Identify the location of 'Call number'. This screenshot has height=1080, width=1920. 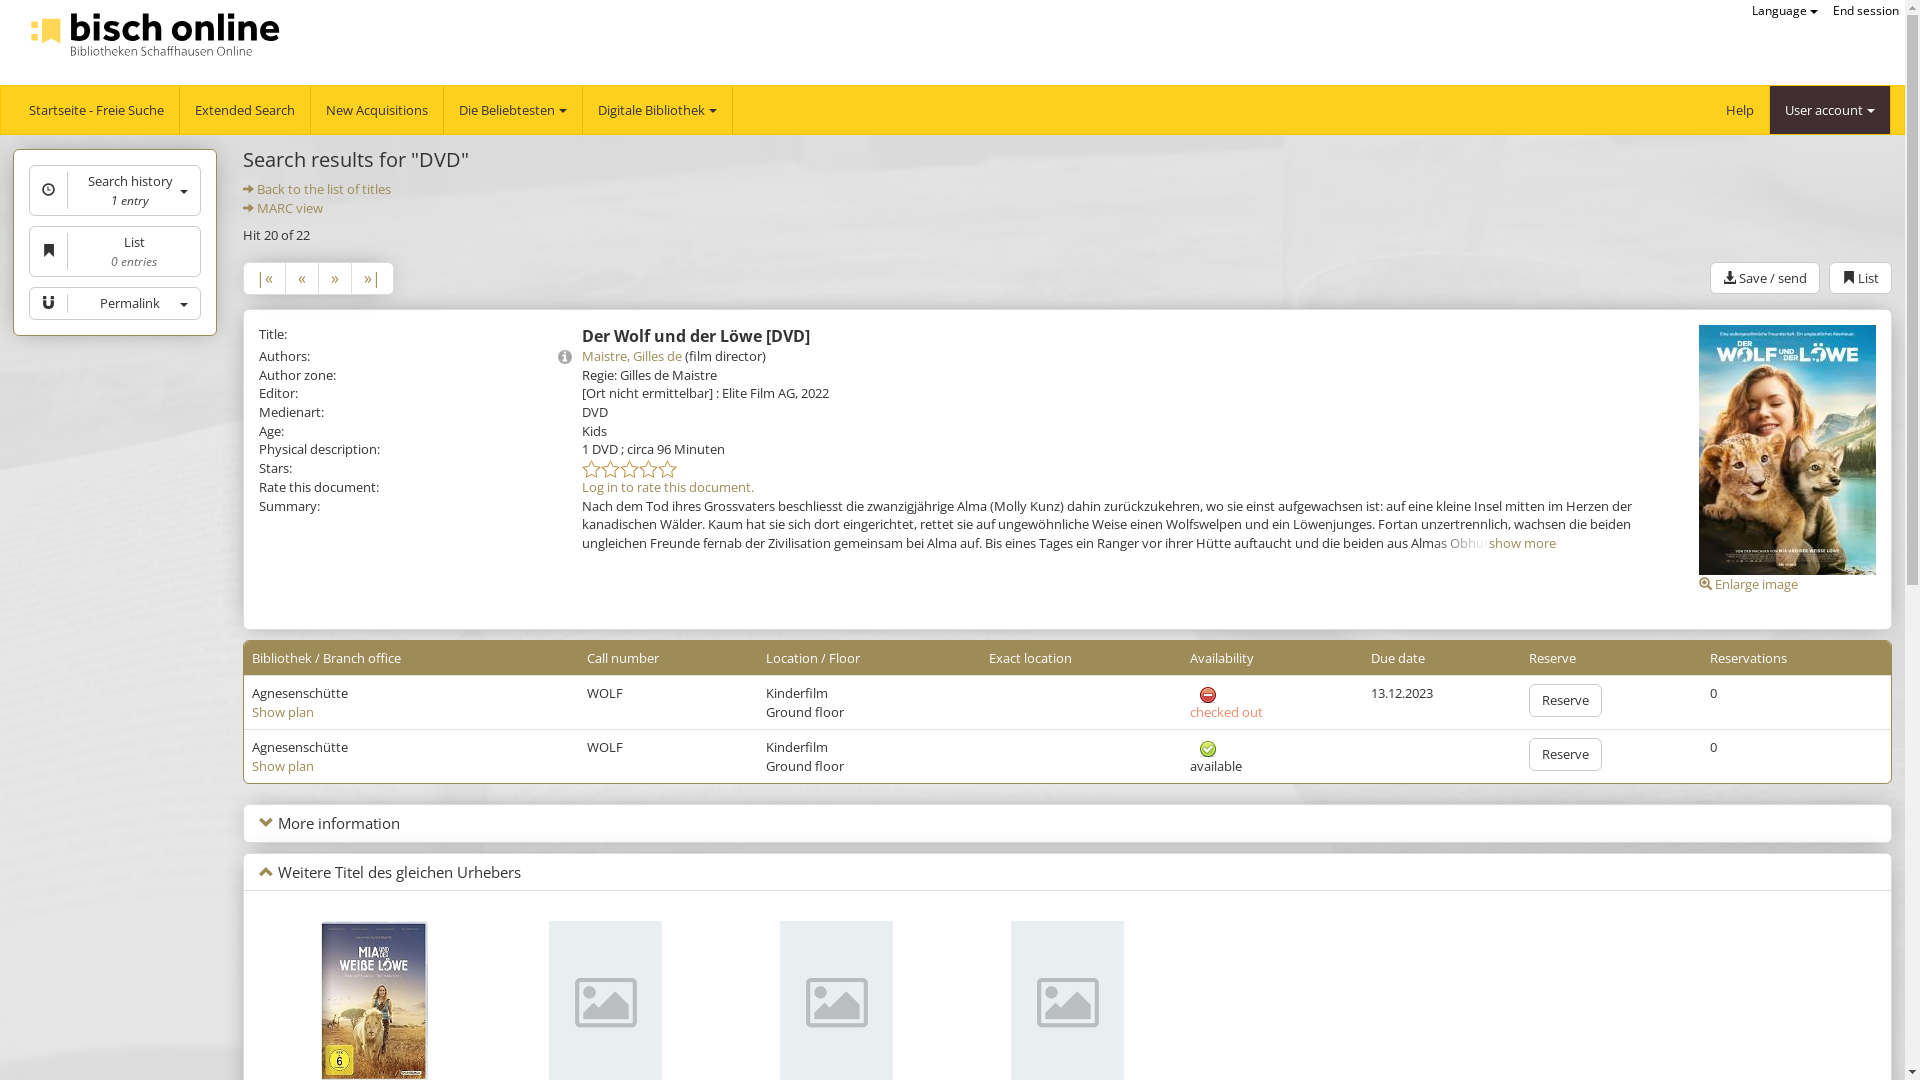
(622, 658).